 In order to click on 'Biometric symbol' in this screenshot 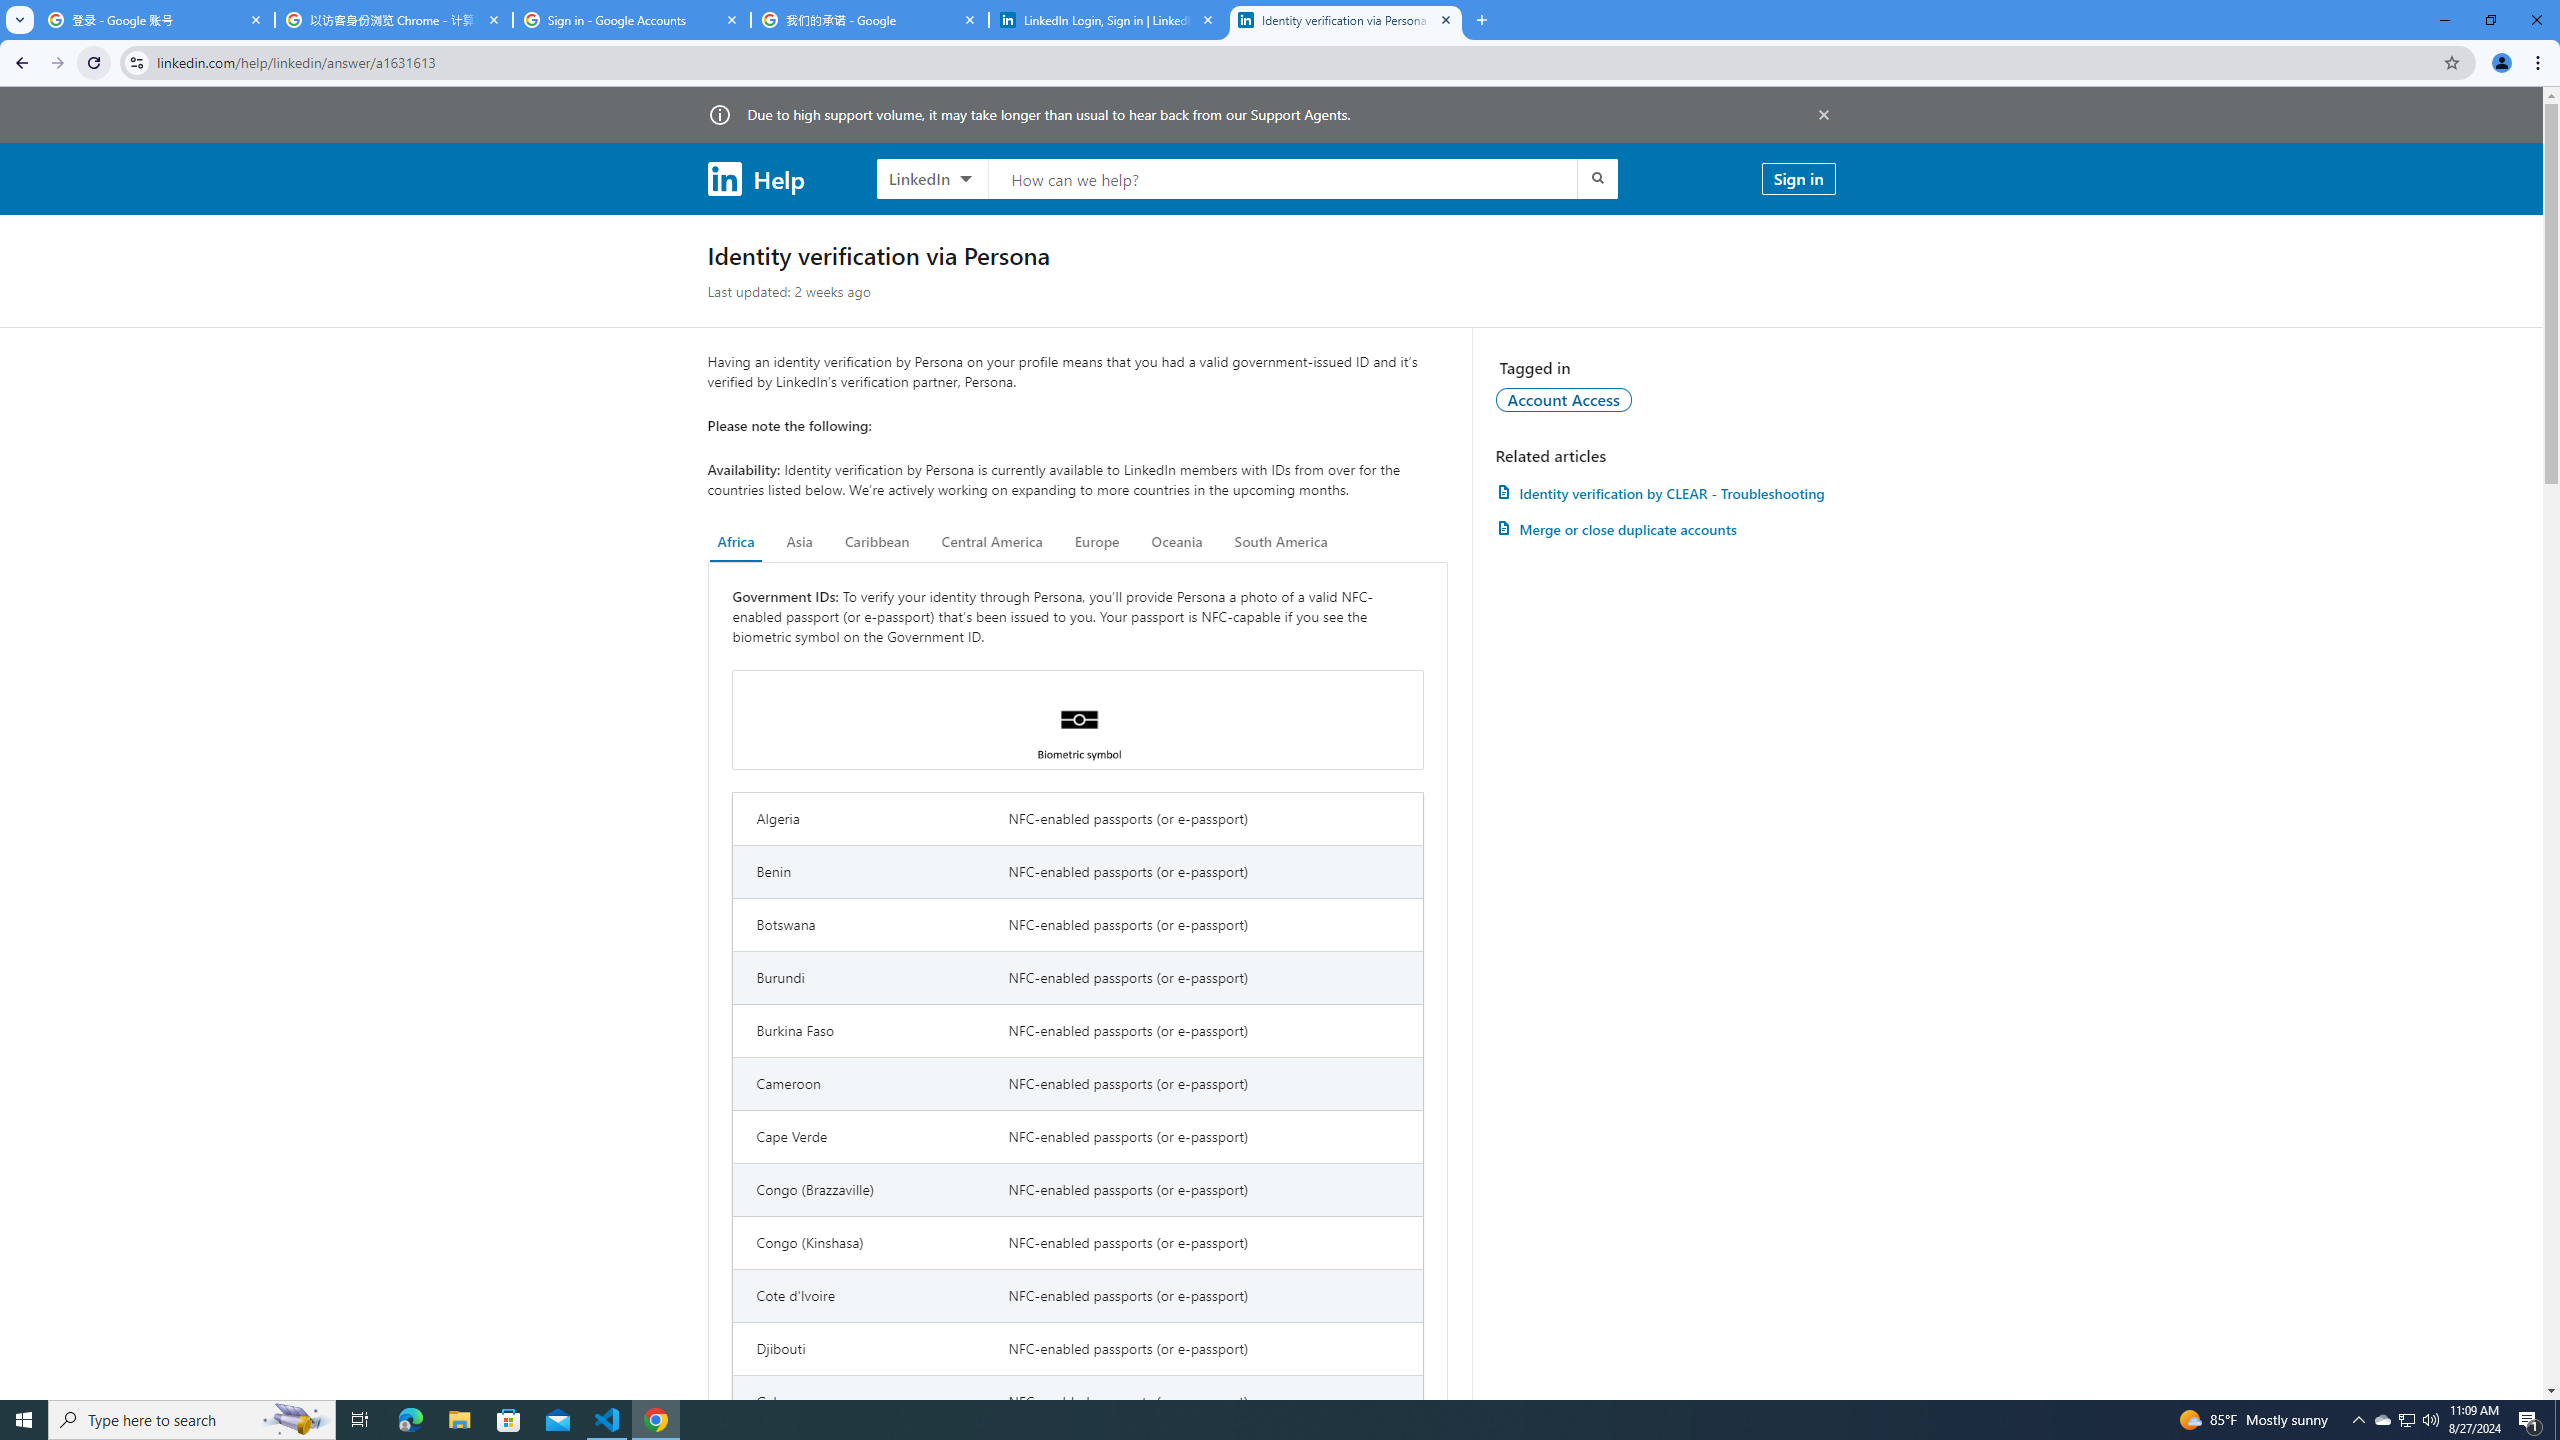, I will do `click(1076, 720)`.